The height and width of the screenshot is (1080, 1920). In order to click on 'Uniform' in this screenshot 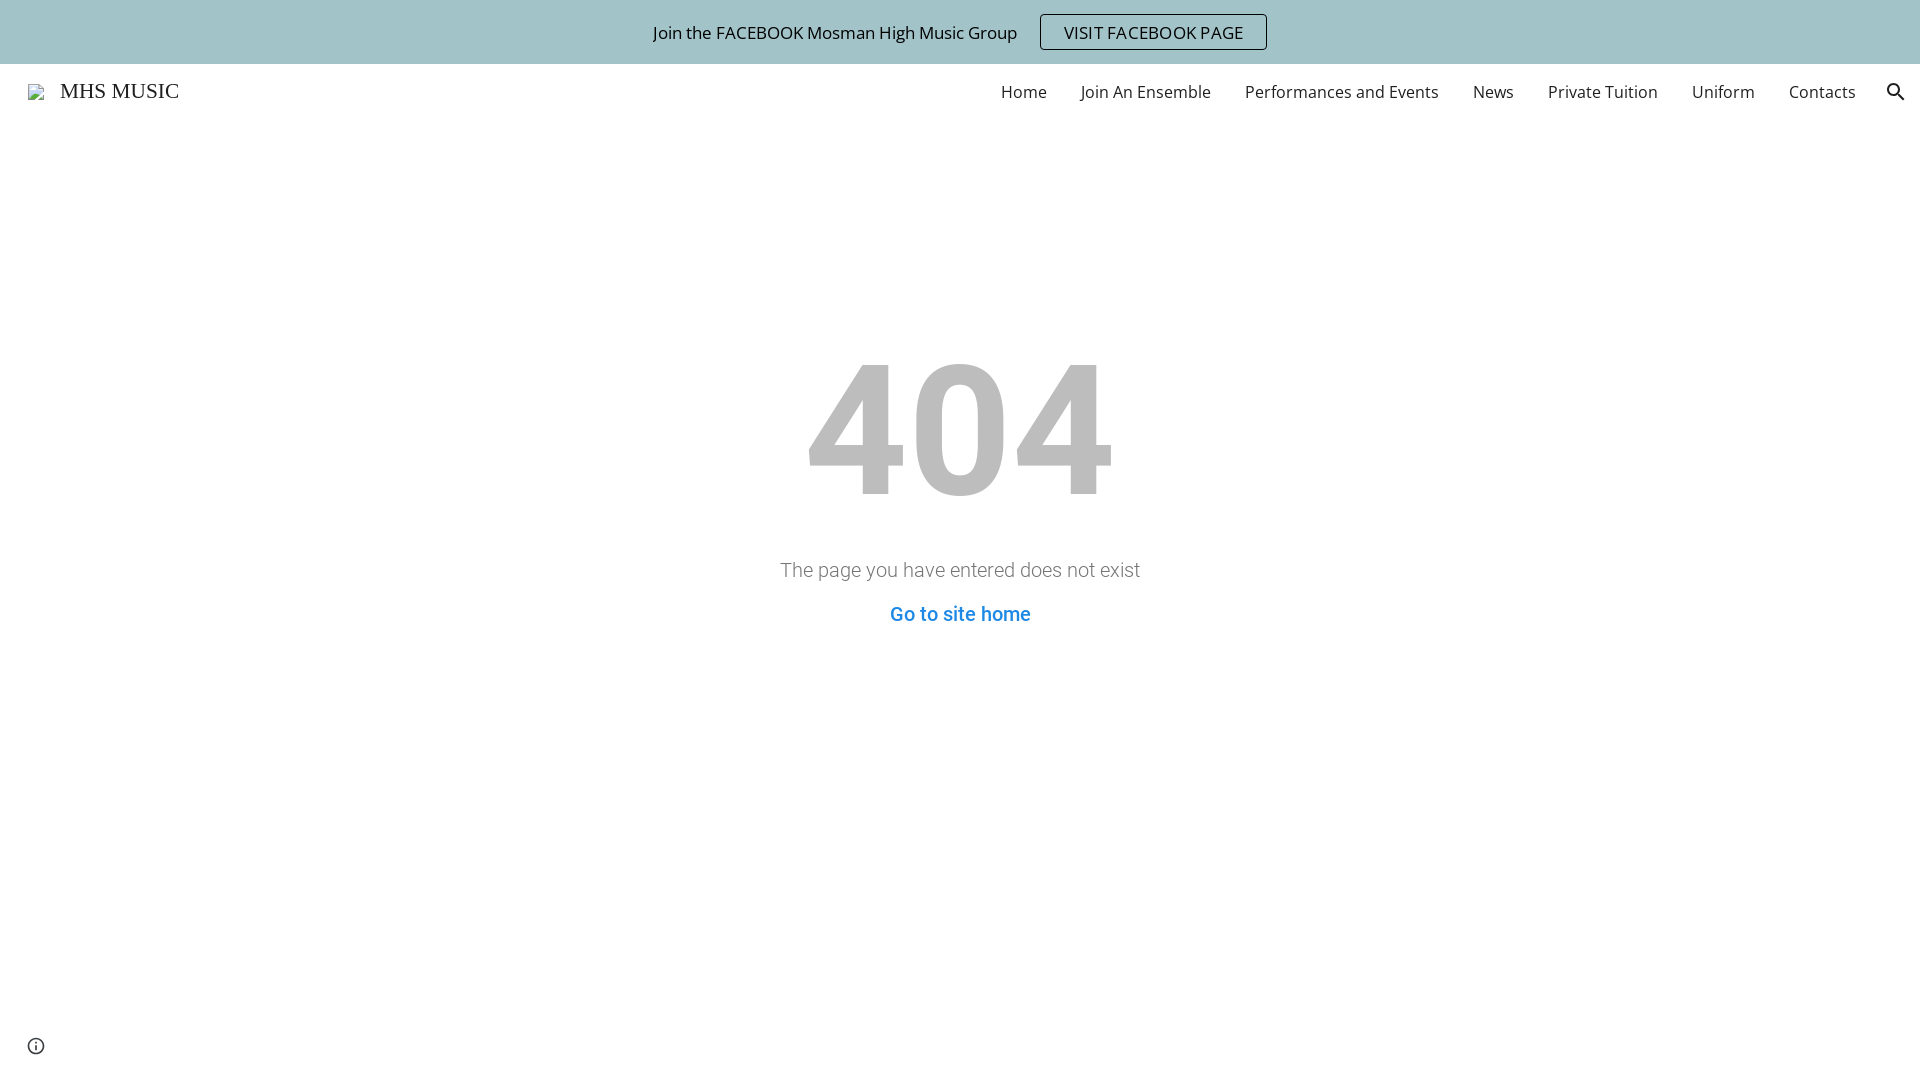, I will do `click(1722, 92)`.